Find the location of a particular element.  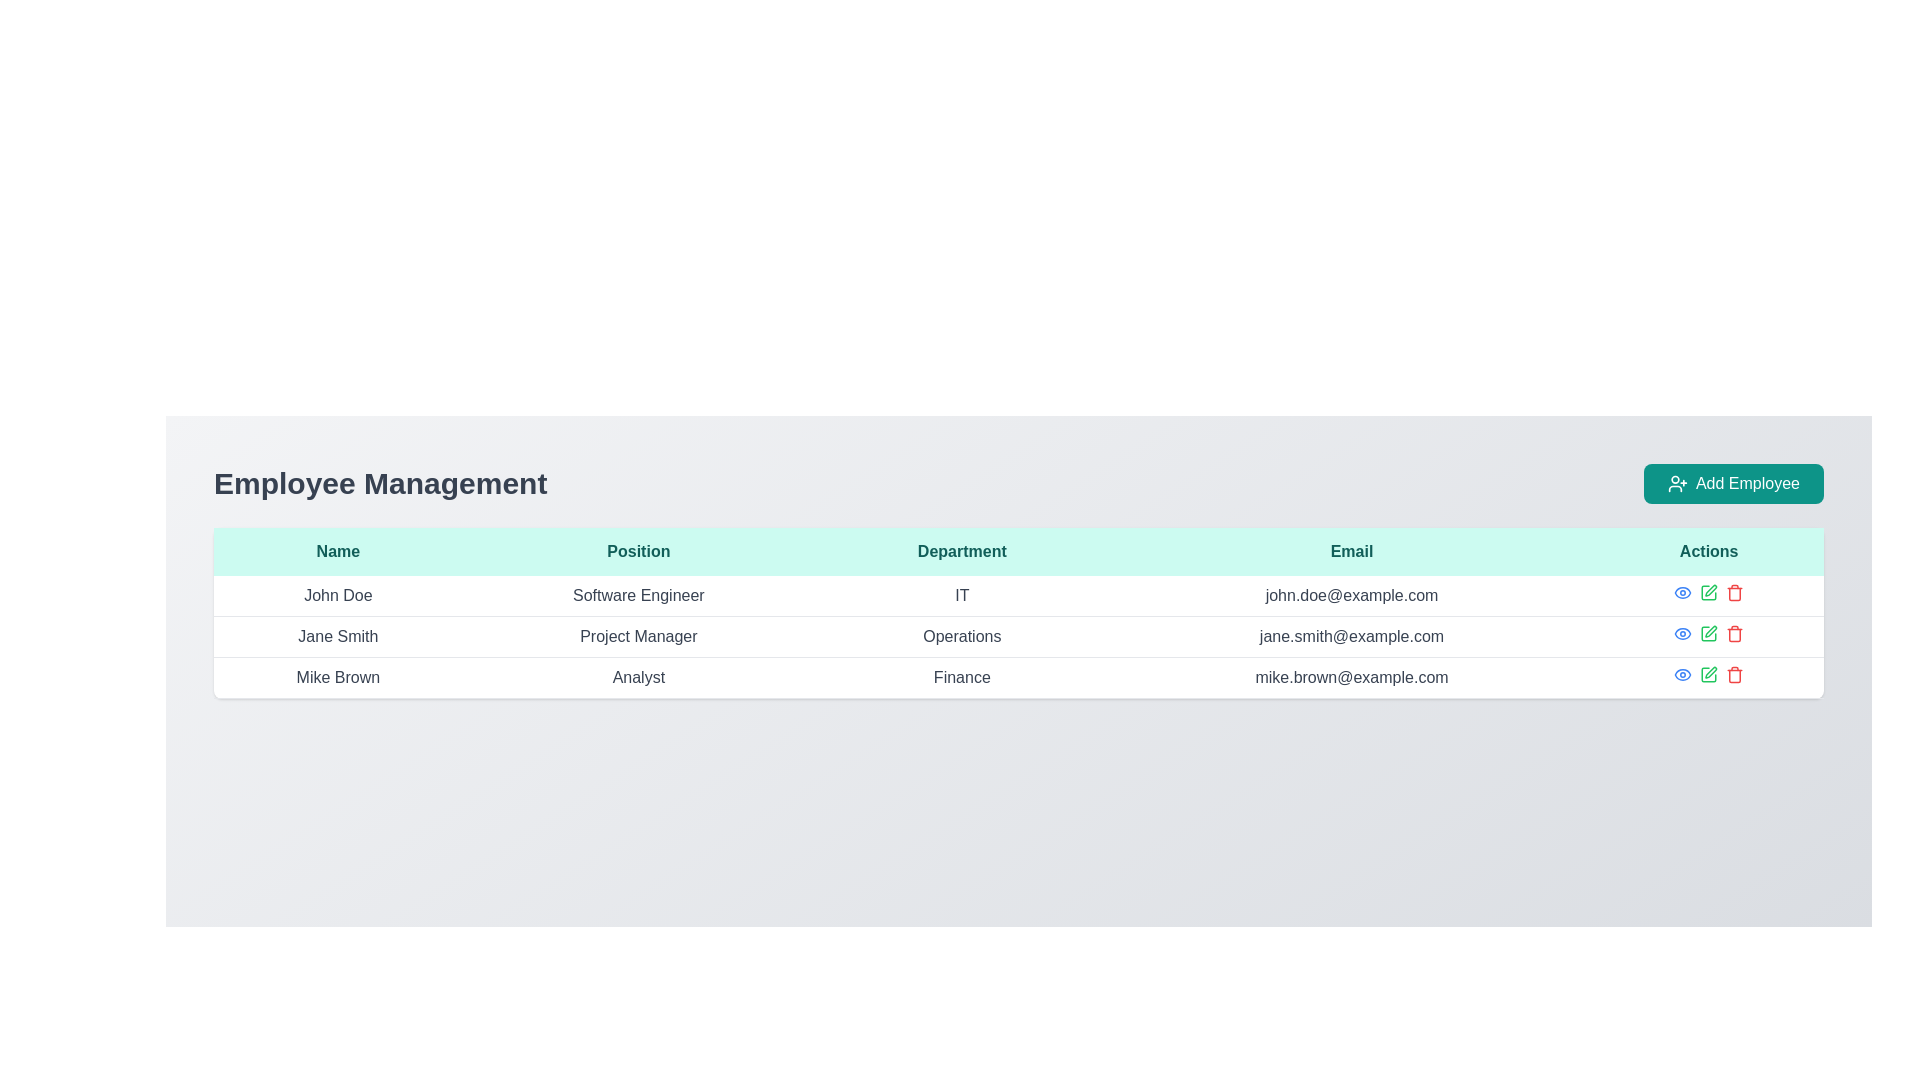

the delete button in the 'Actions' column for the employee 'Mike Brown' is located at coordinates (1733, 592).